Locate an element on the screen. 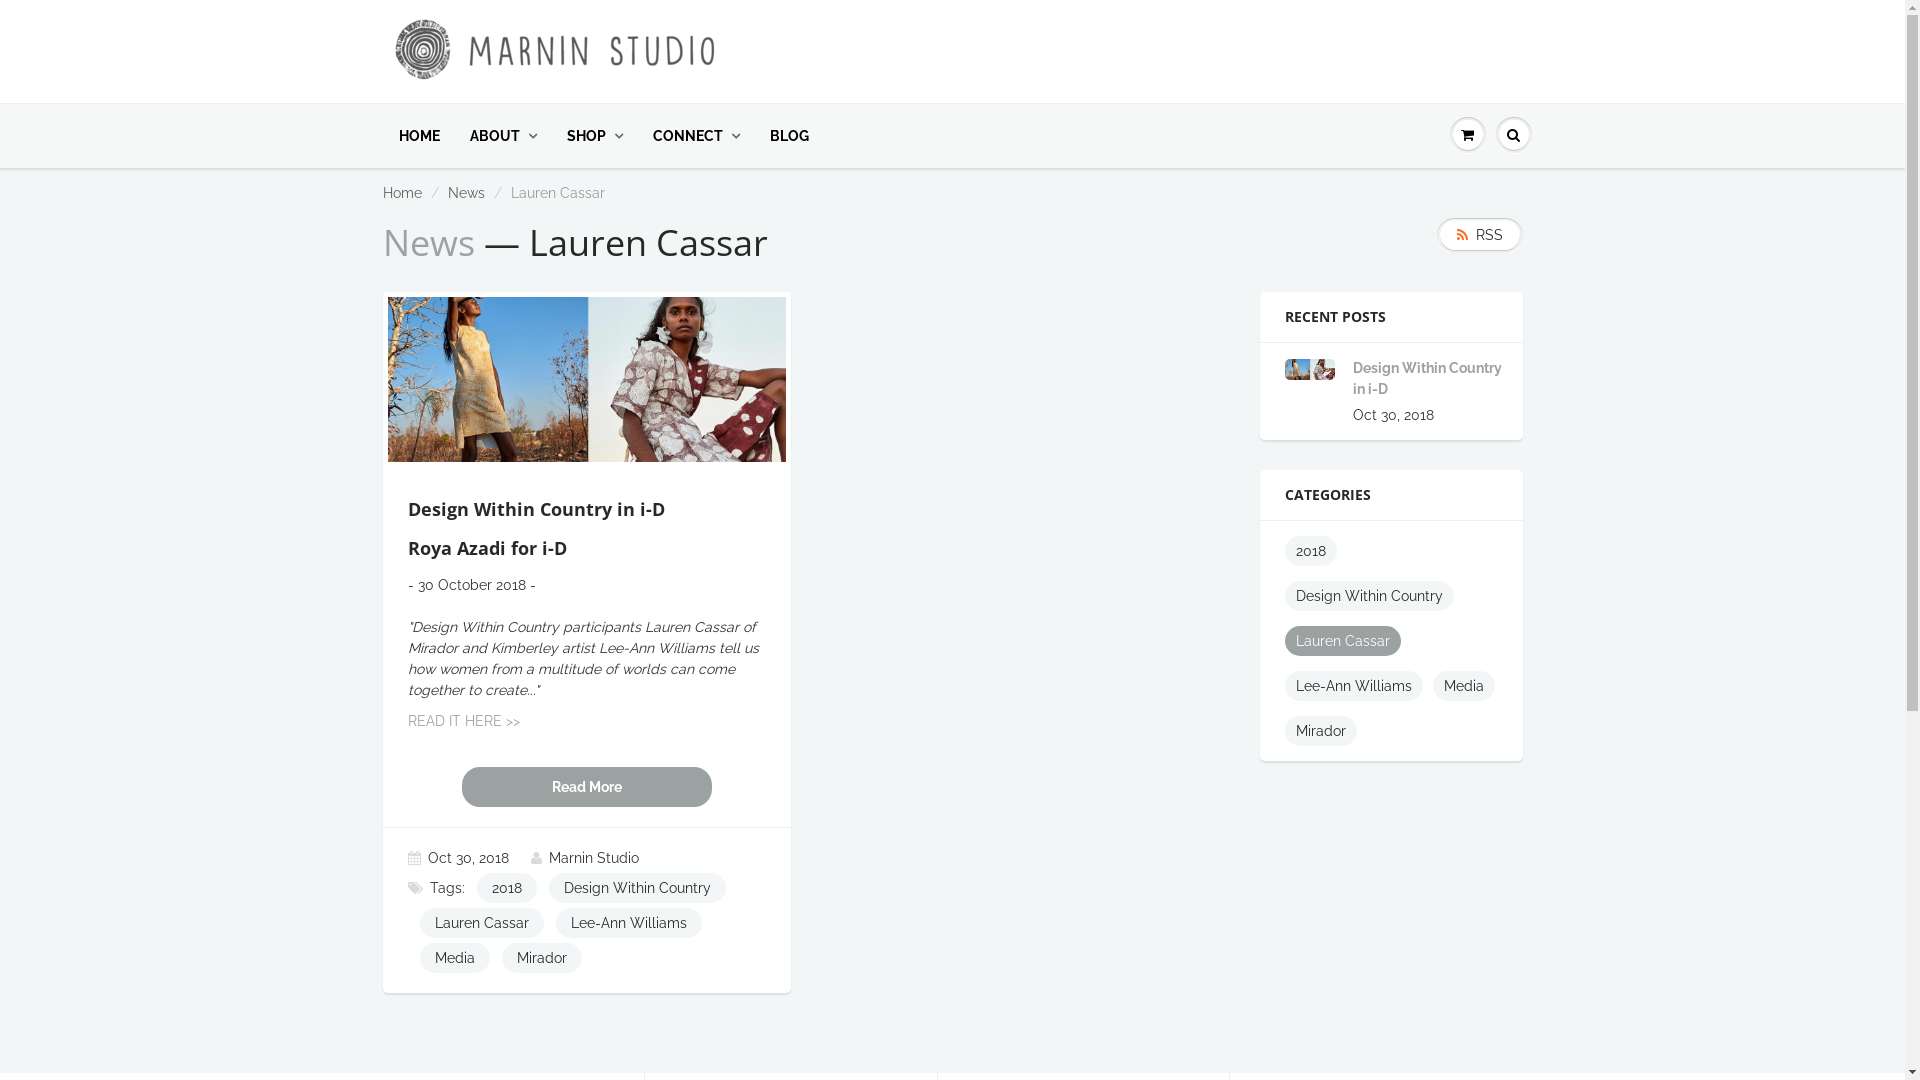  'CONNECT' is located at coordinates (696, 135).